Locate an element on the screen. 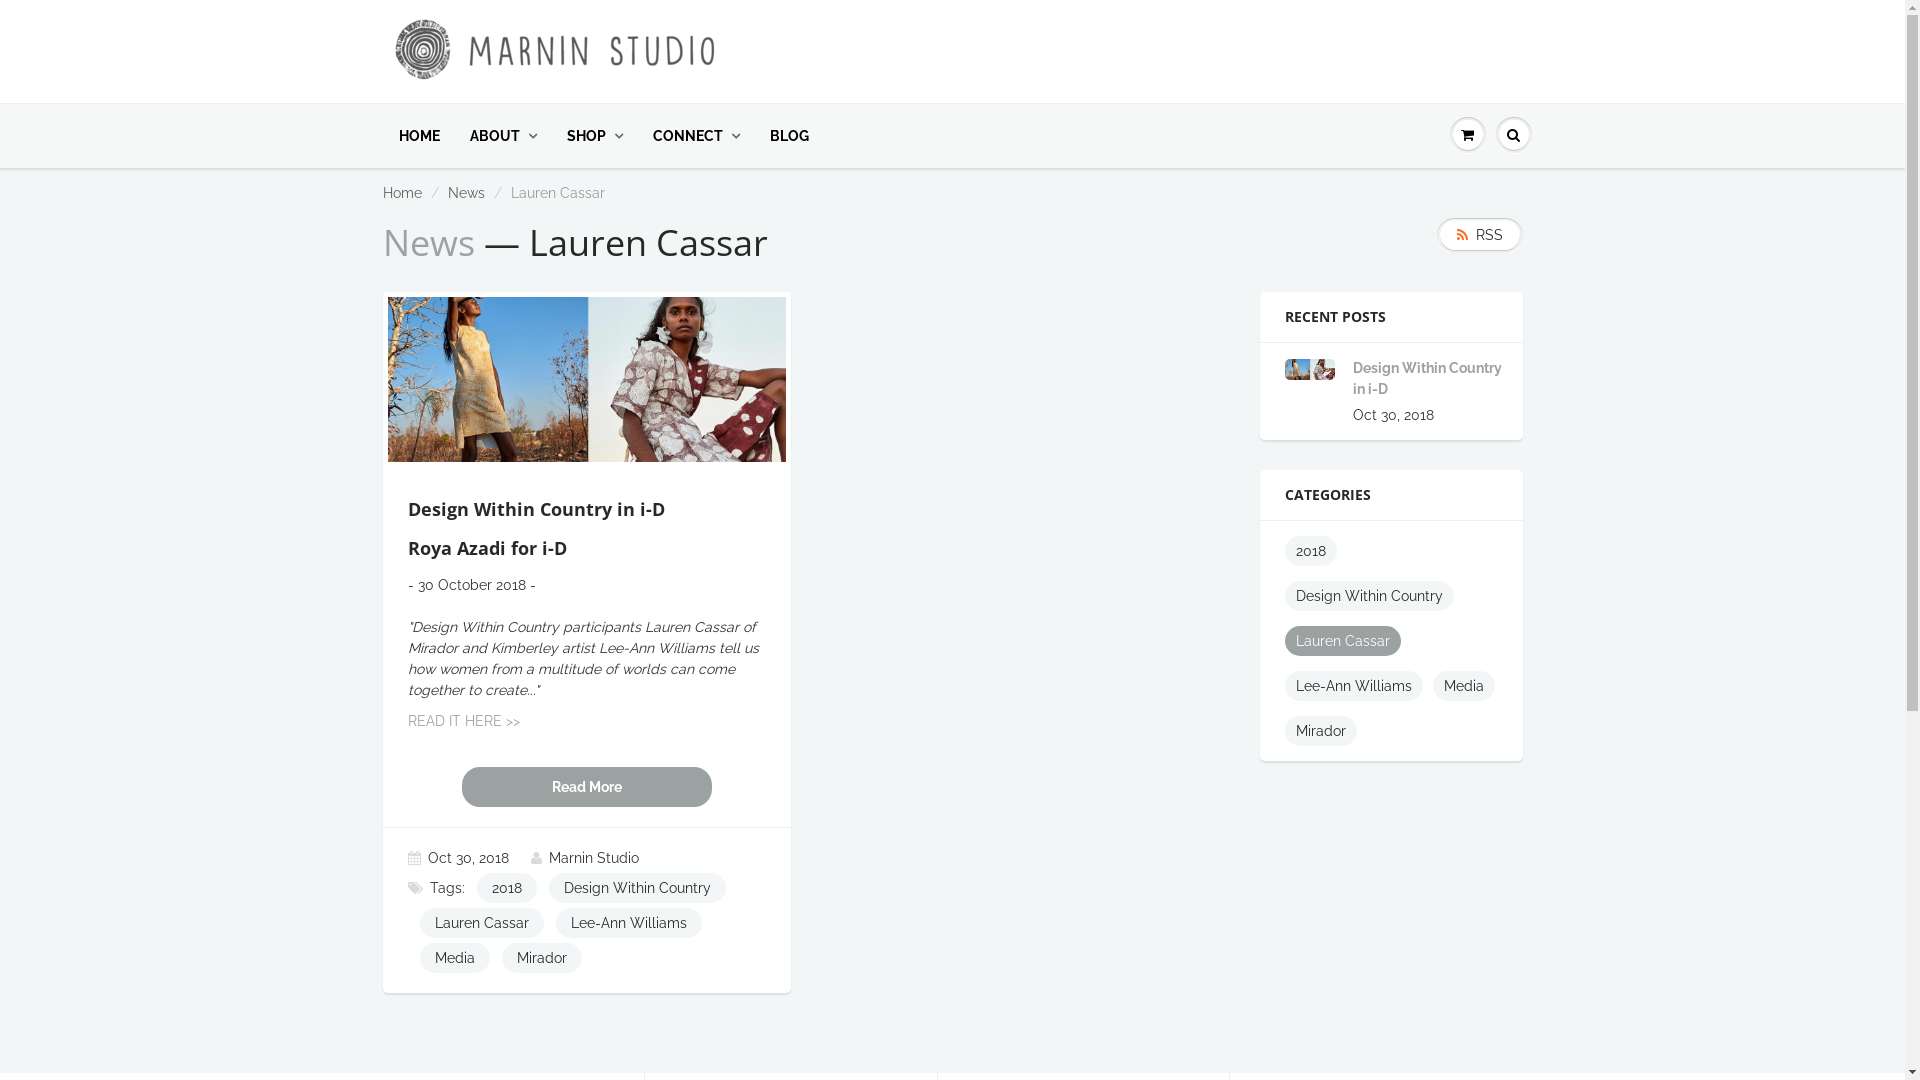  'CONNECT' is located at coordinates (696, 135).